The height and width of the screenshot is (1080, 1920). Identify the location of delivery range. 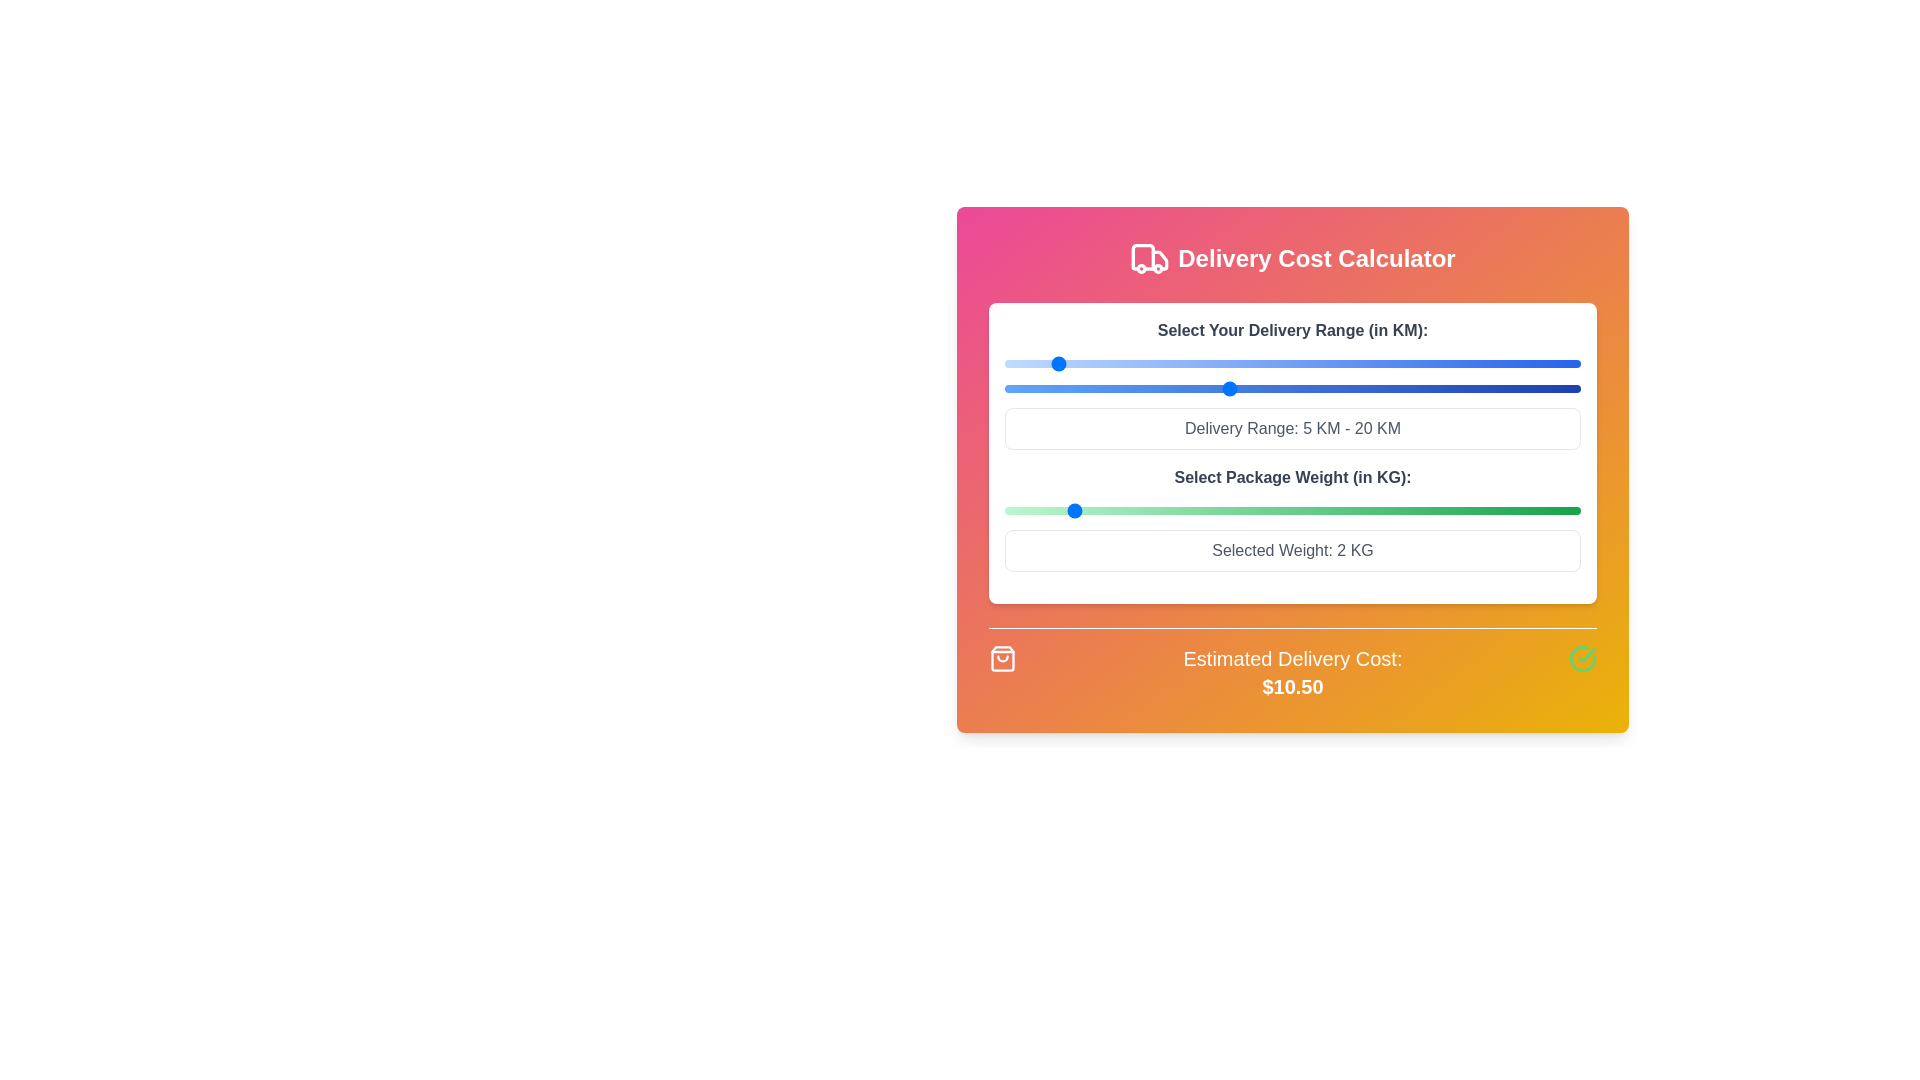
(1016, 389).